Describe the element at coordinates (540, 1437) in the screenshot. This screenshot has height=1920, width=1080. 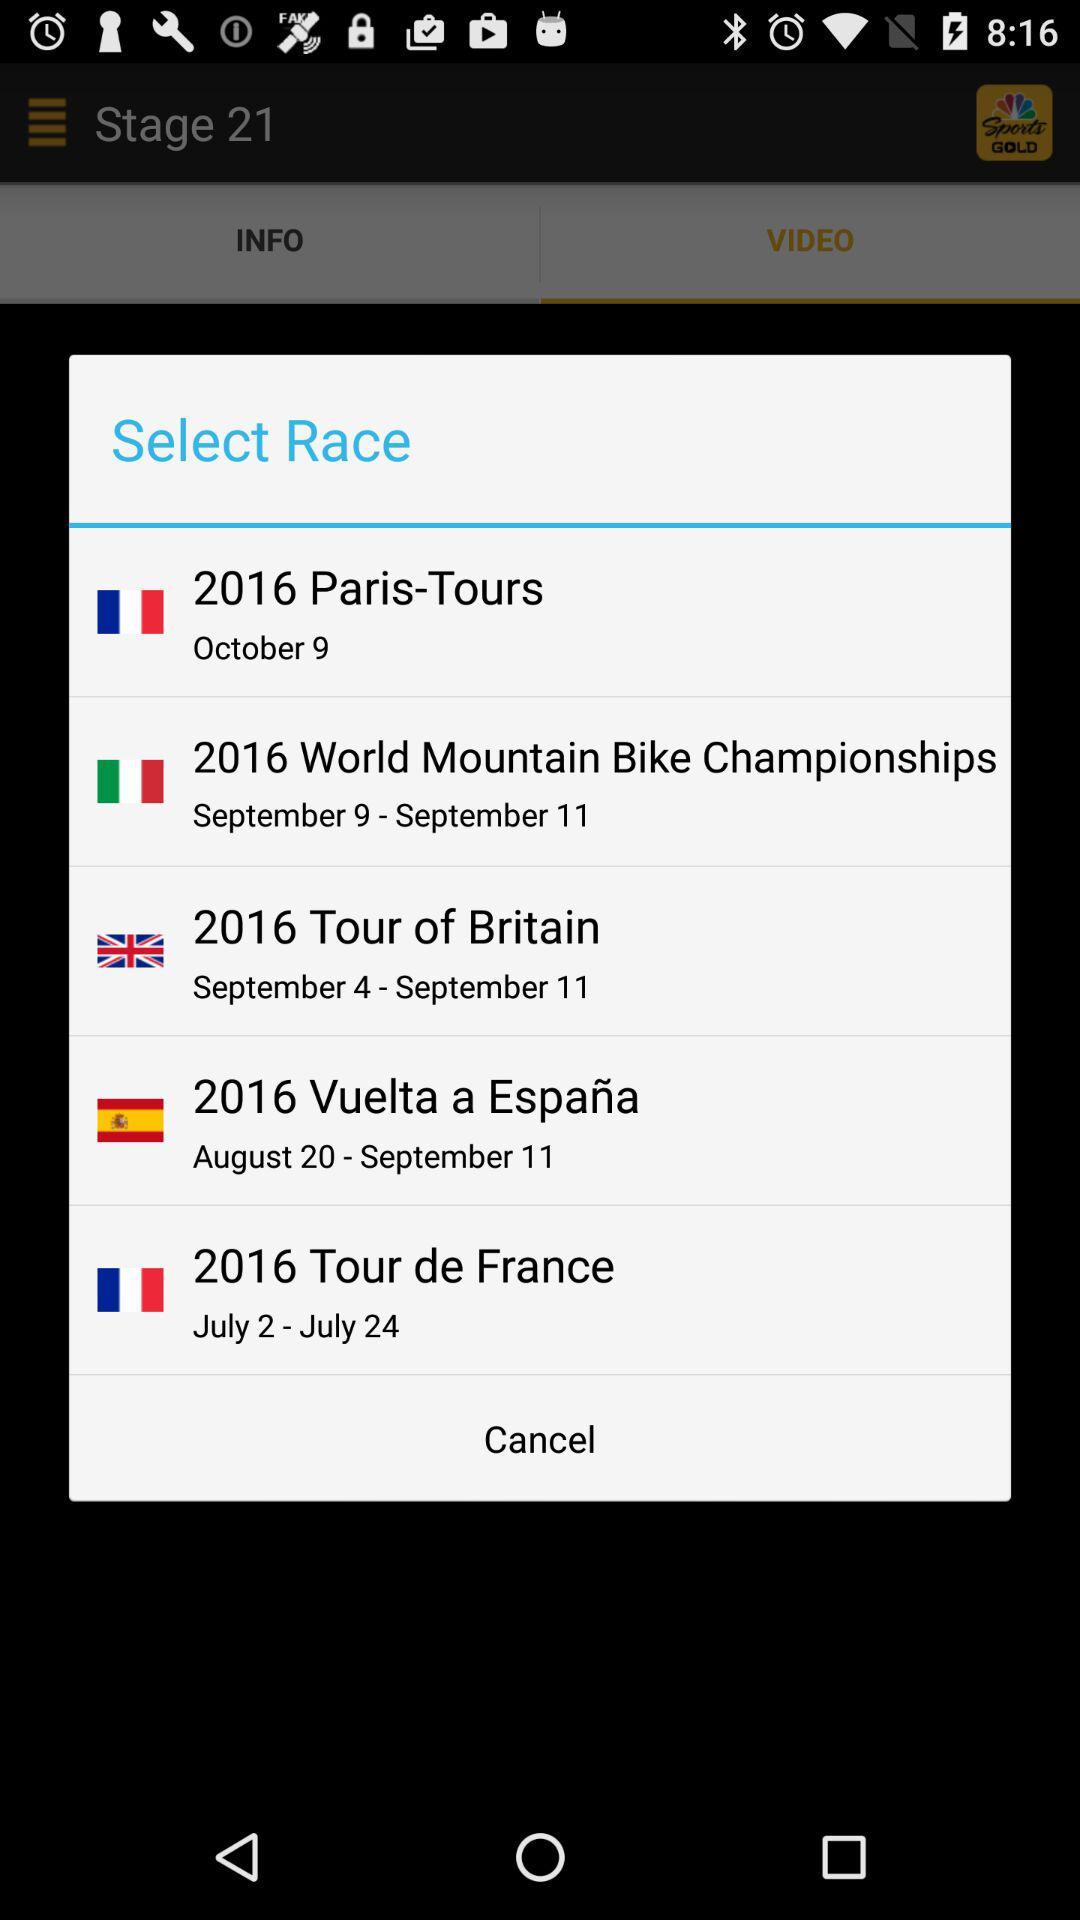
I see `app below july 2 july item` at that location.